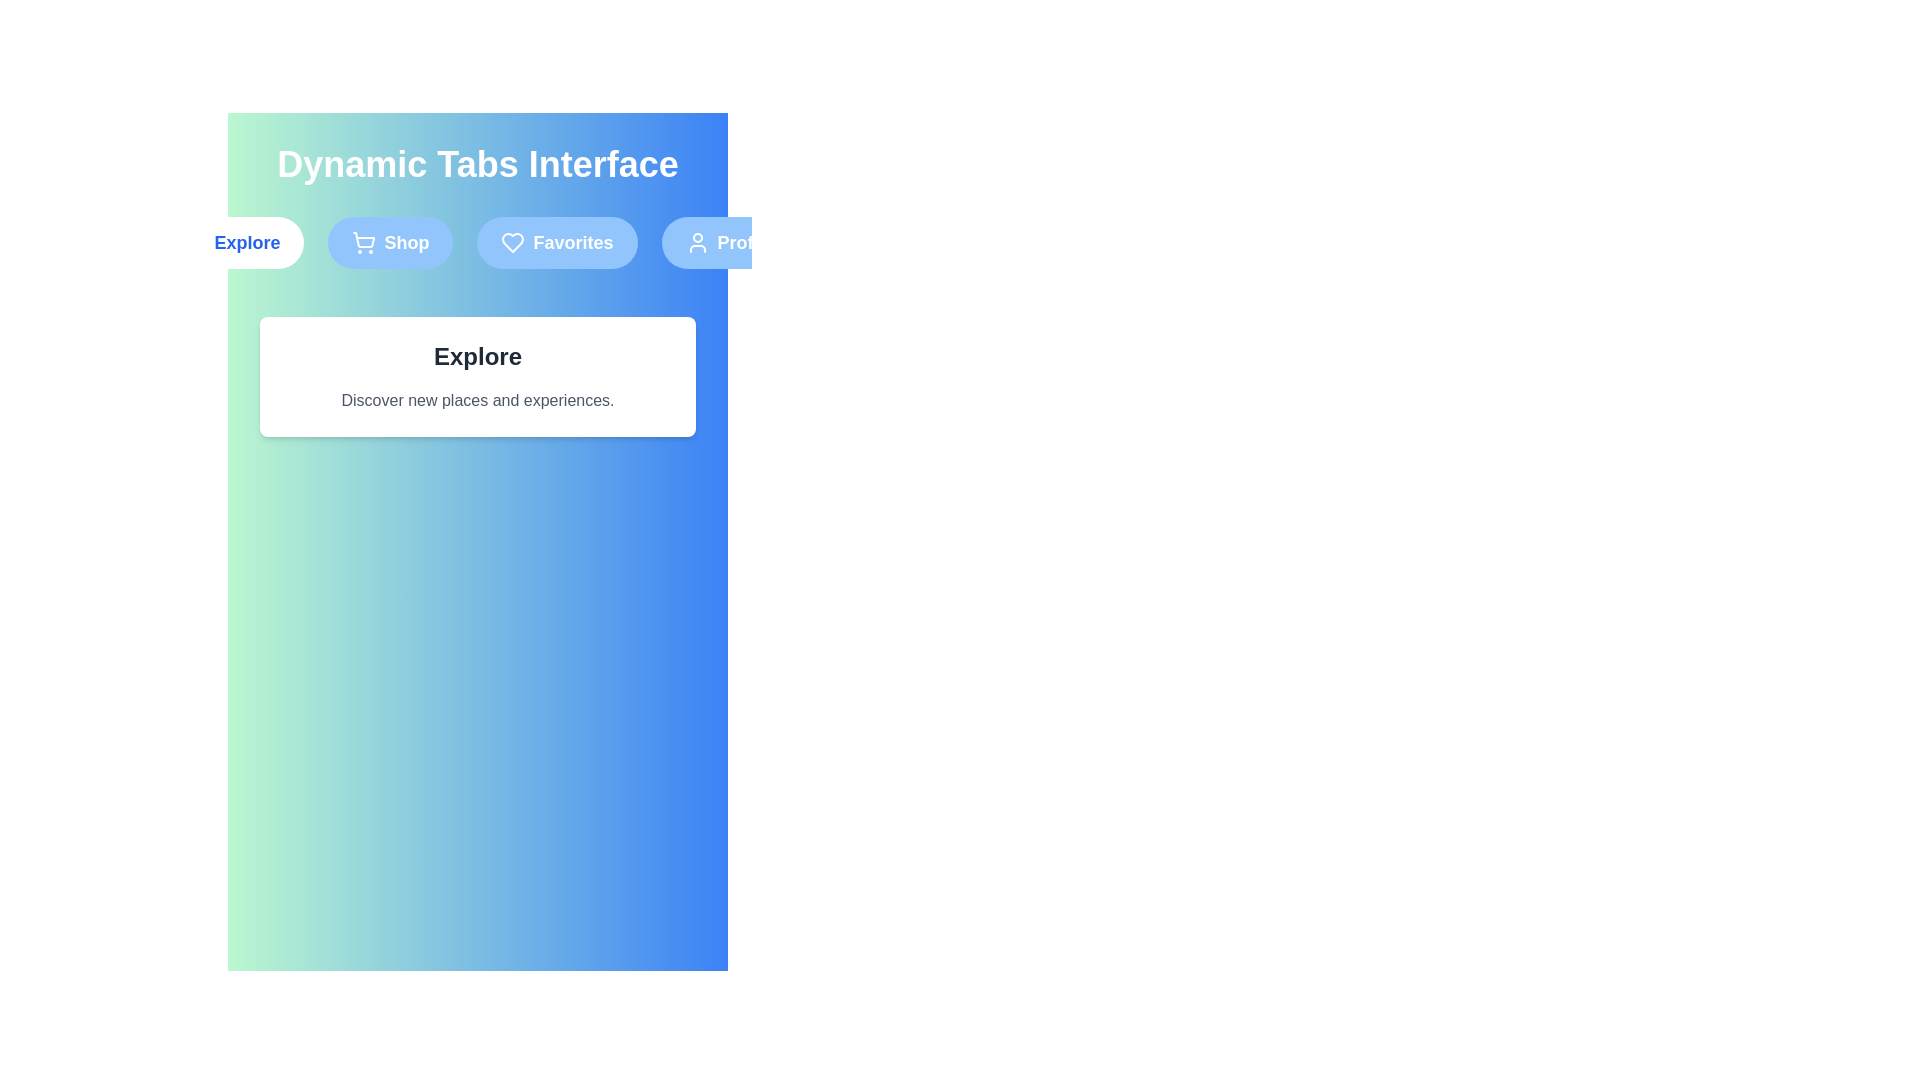  What do you see at coordinates (728, 242) in the screenshot?
I see `the Profile tab by clicking on its label` at bounding box center [728, 242].